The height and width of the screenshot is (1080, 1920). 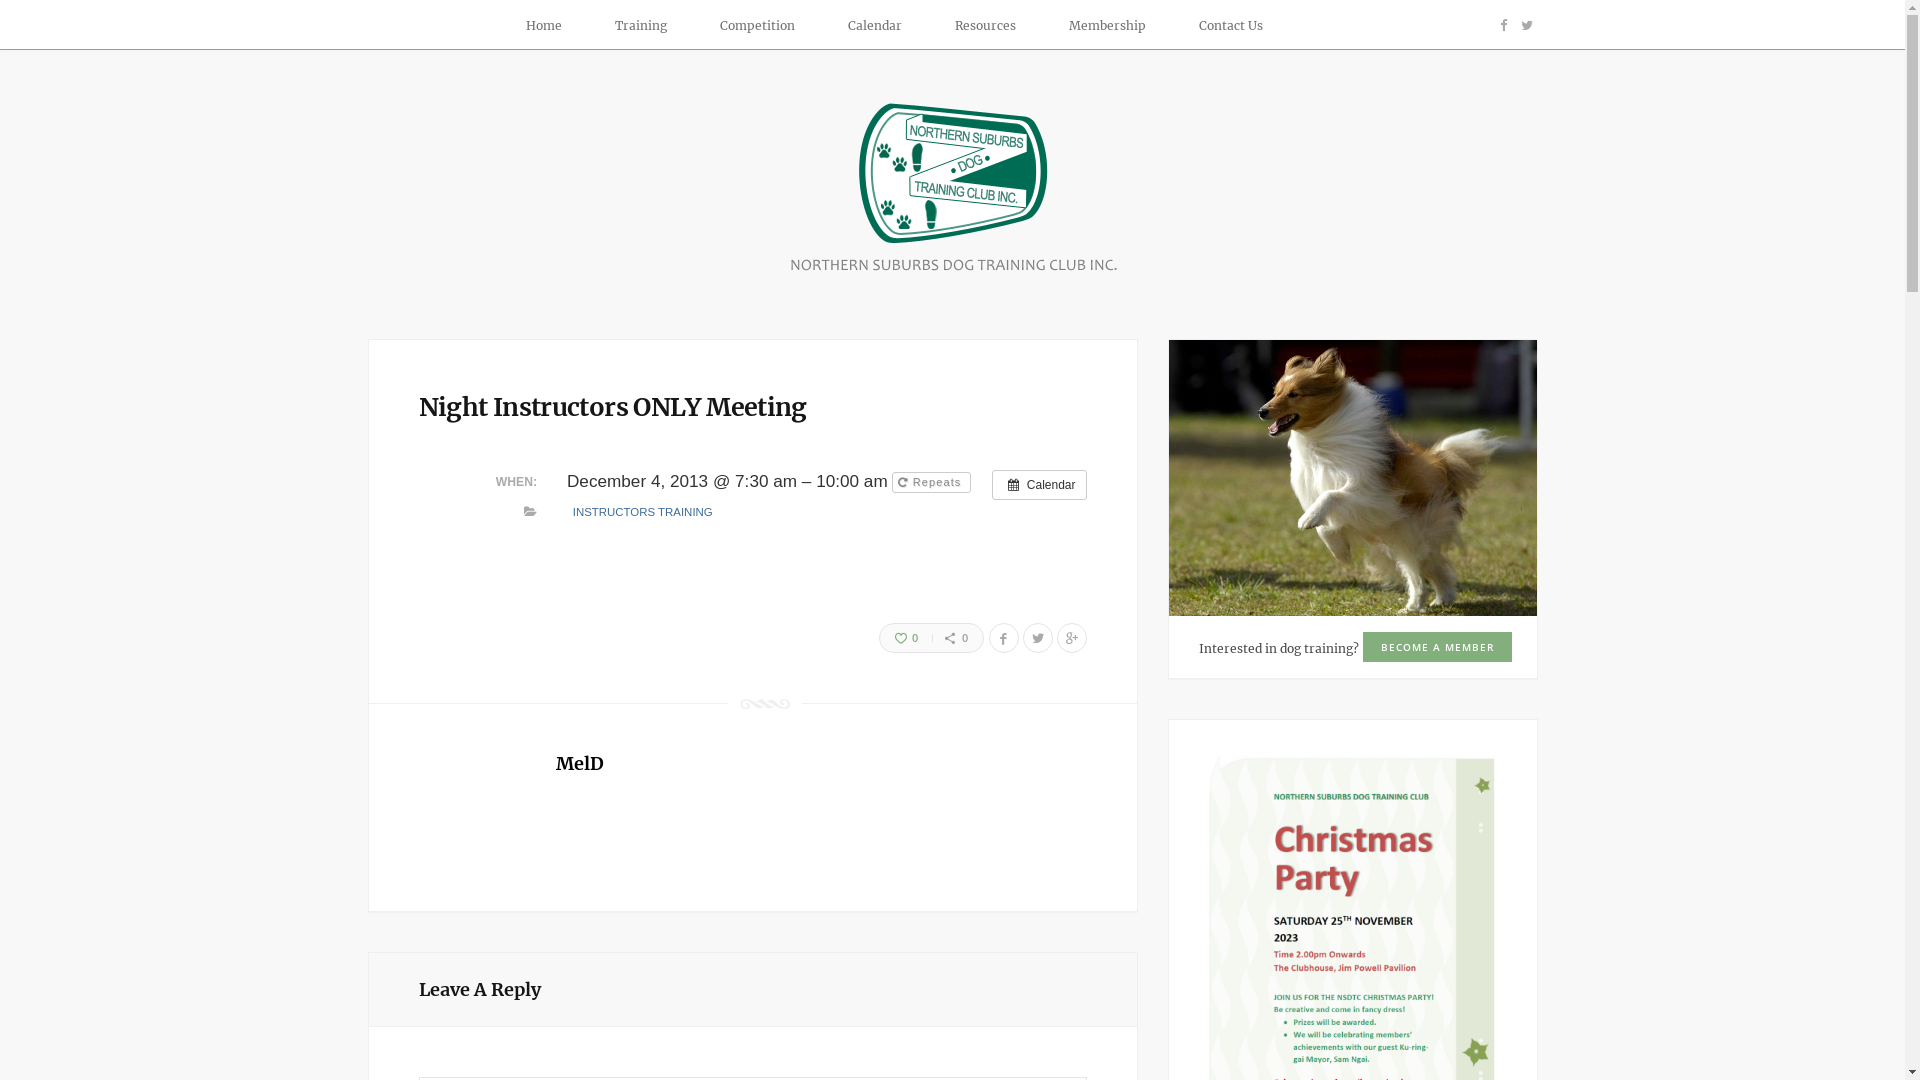 I want to click on 'MelD', so click(x=579, y=763).